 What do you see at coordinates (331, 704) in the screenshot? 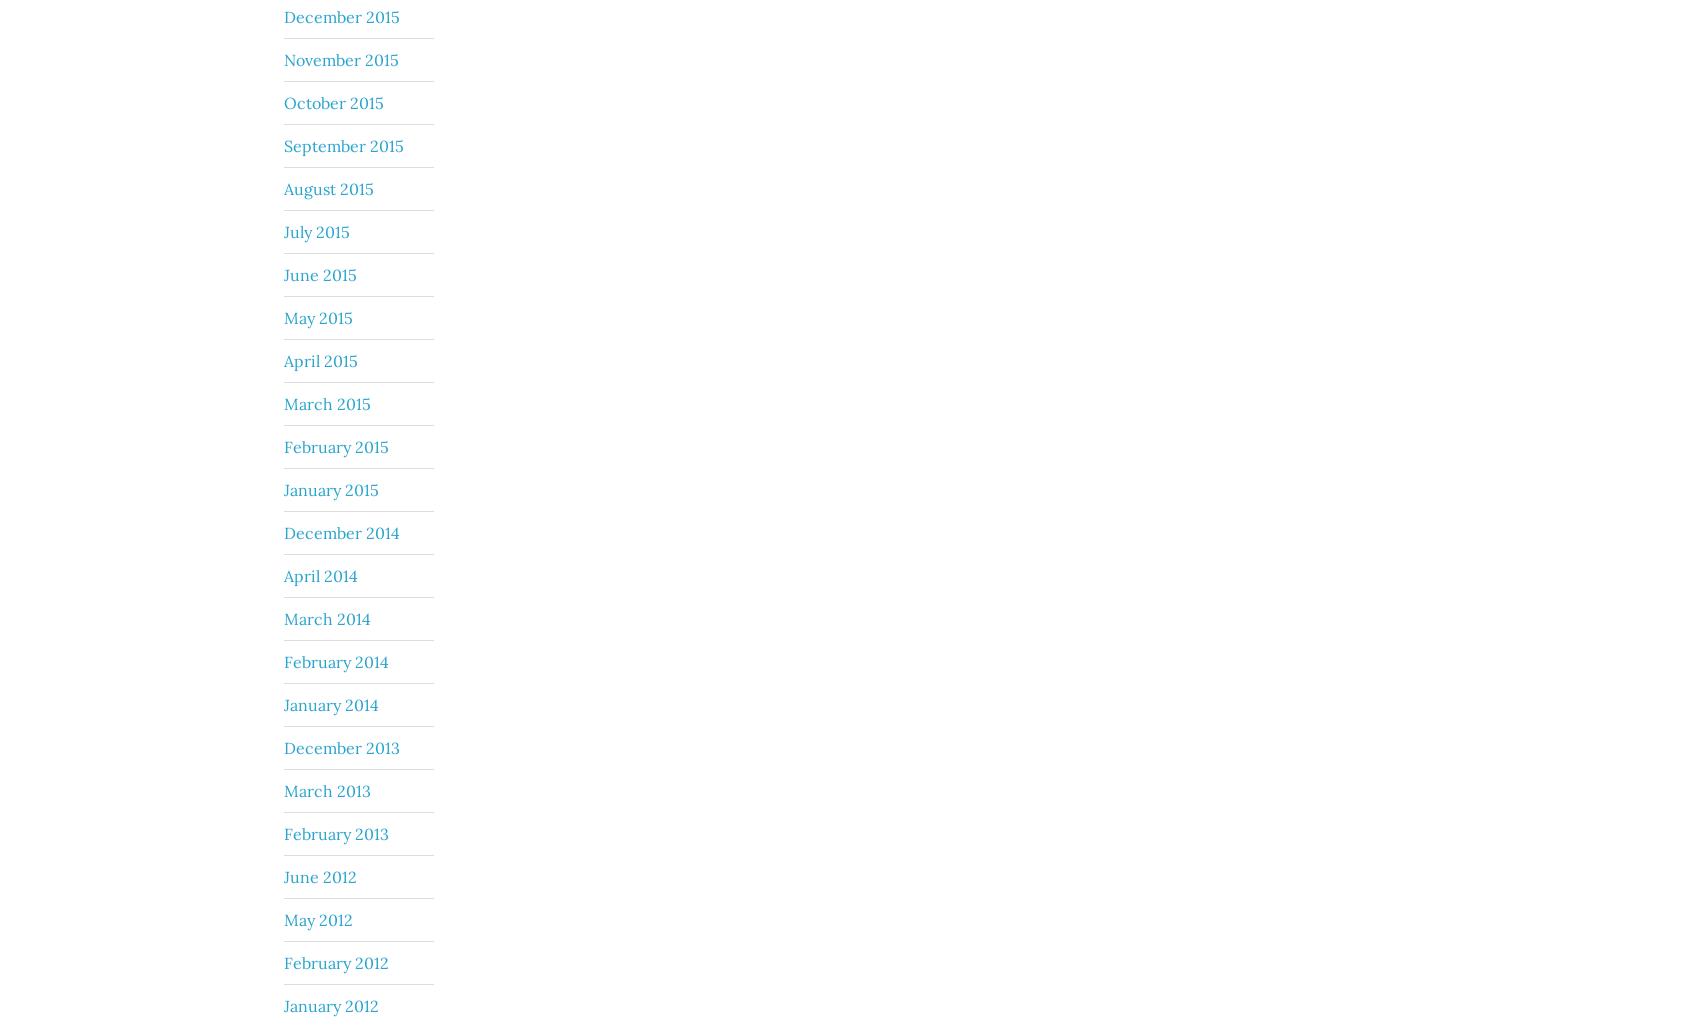
I see `'January 2014'` at bounding box center [331, 704].